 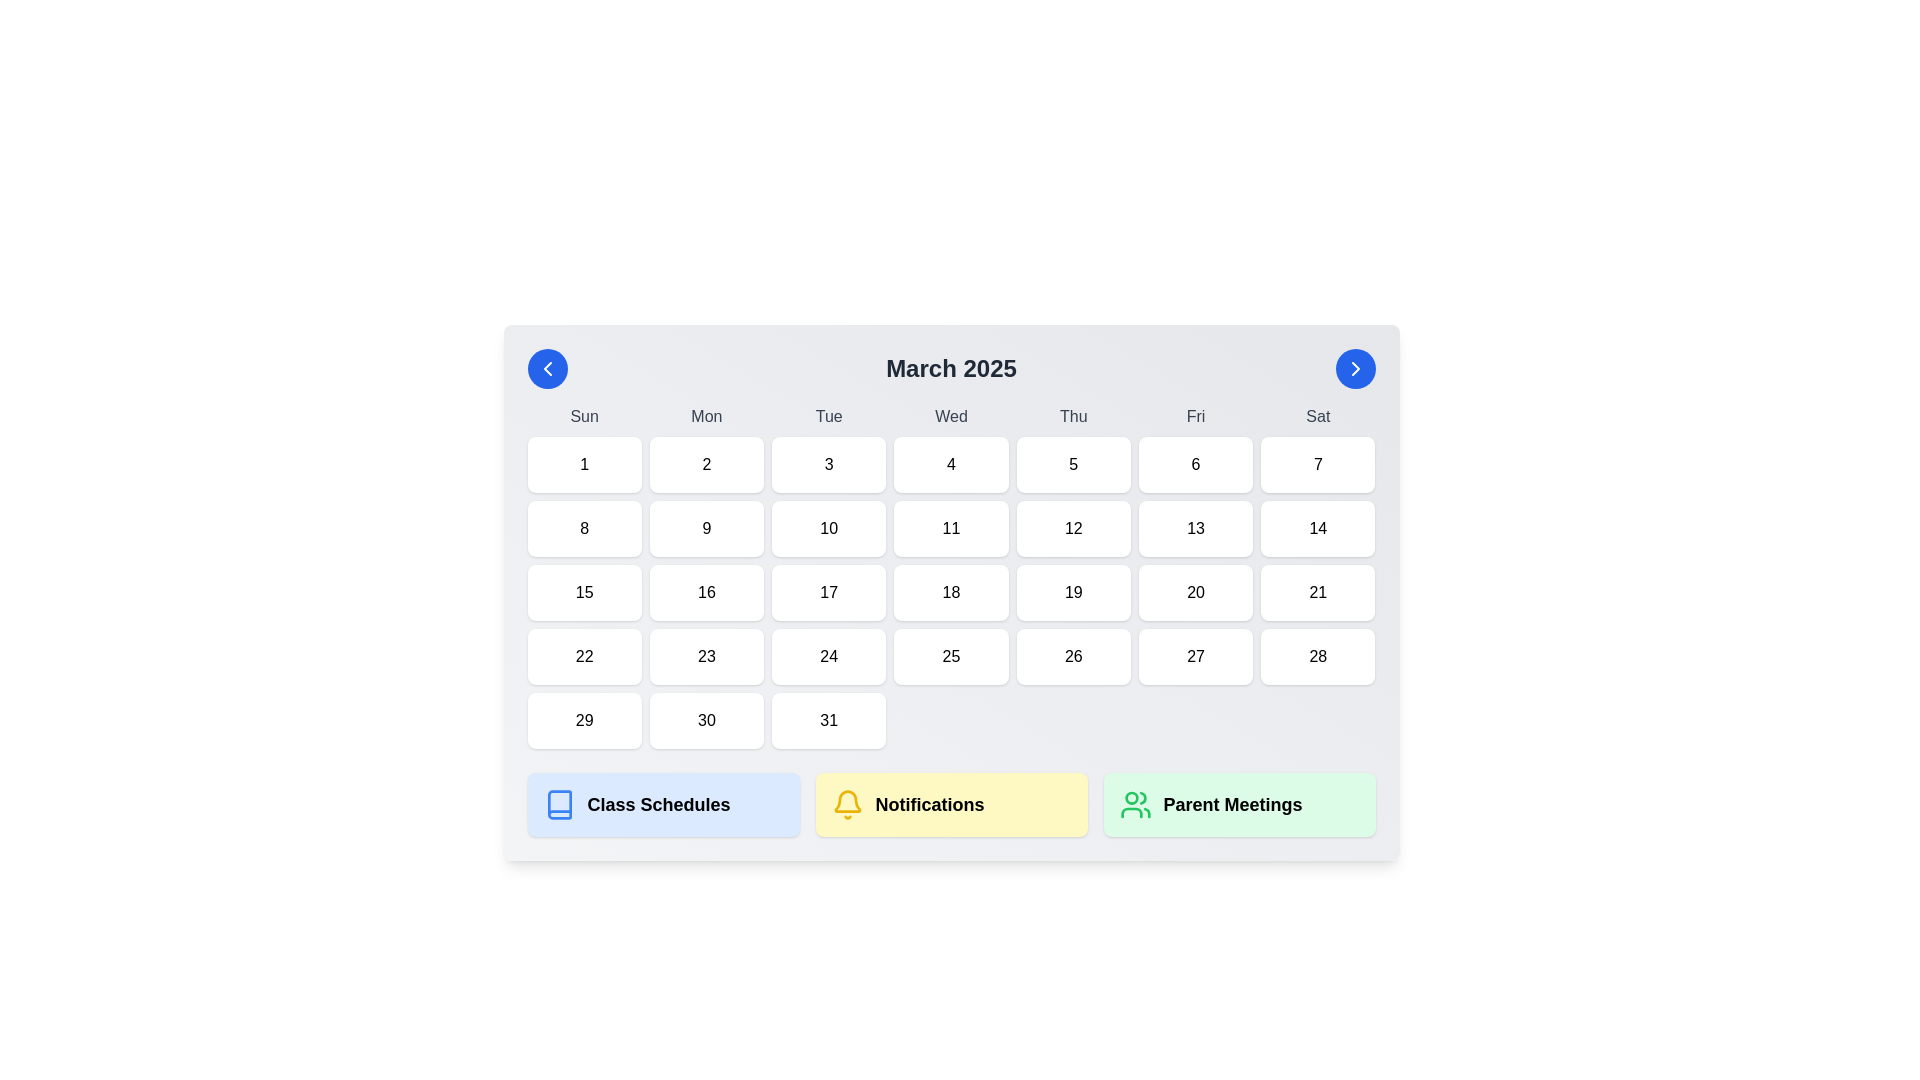 I want to click on 'Class Schedules' icon located on the left side of the bottom row within the blue box labeled 'Class Schedules.', so click(x=559, y=804).